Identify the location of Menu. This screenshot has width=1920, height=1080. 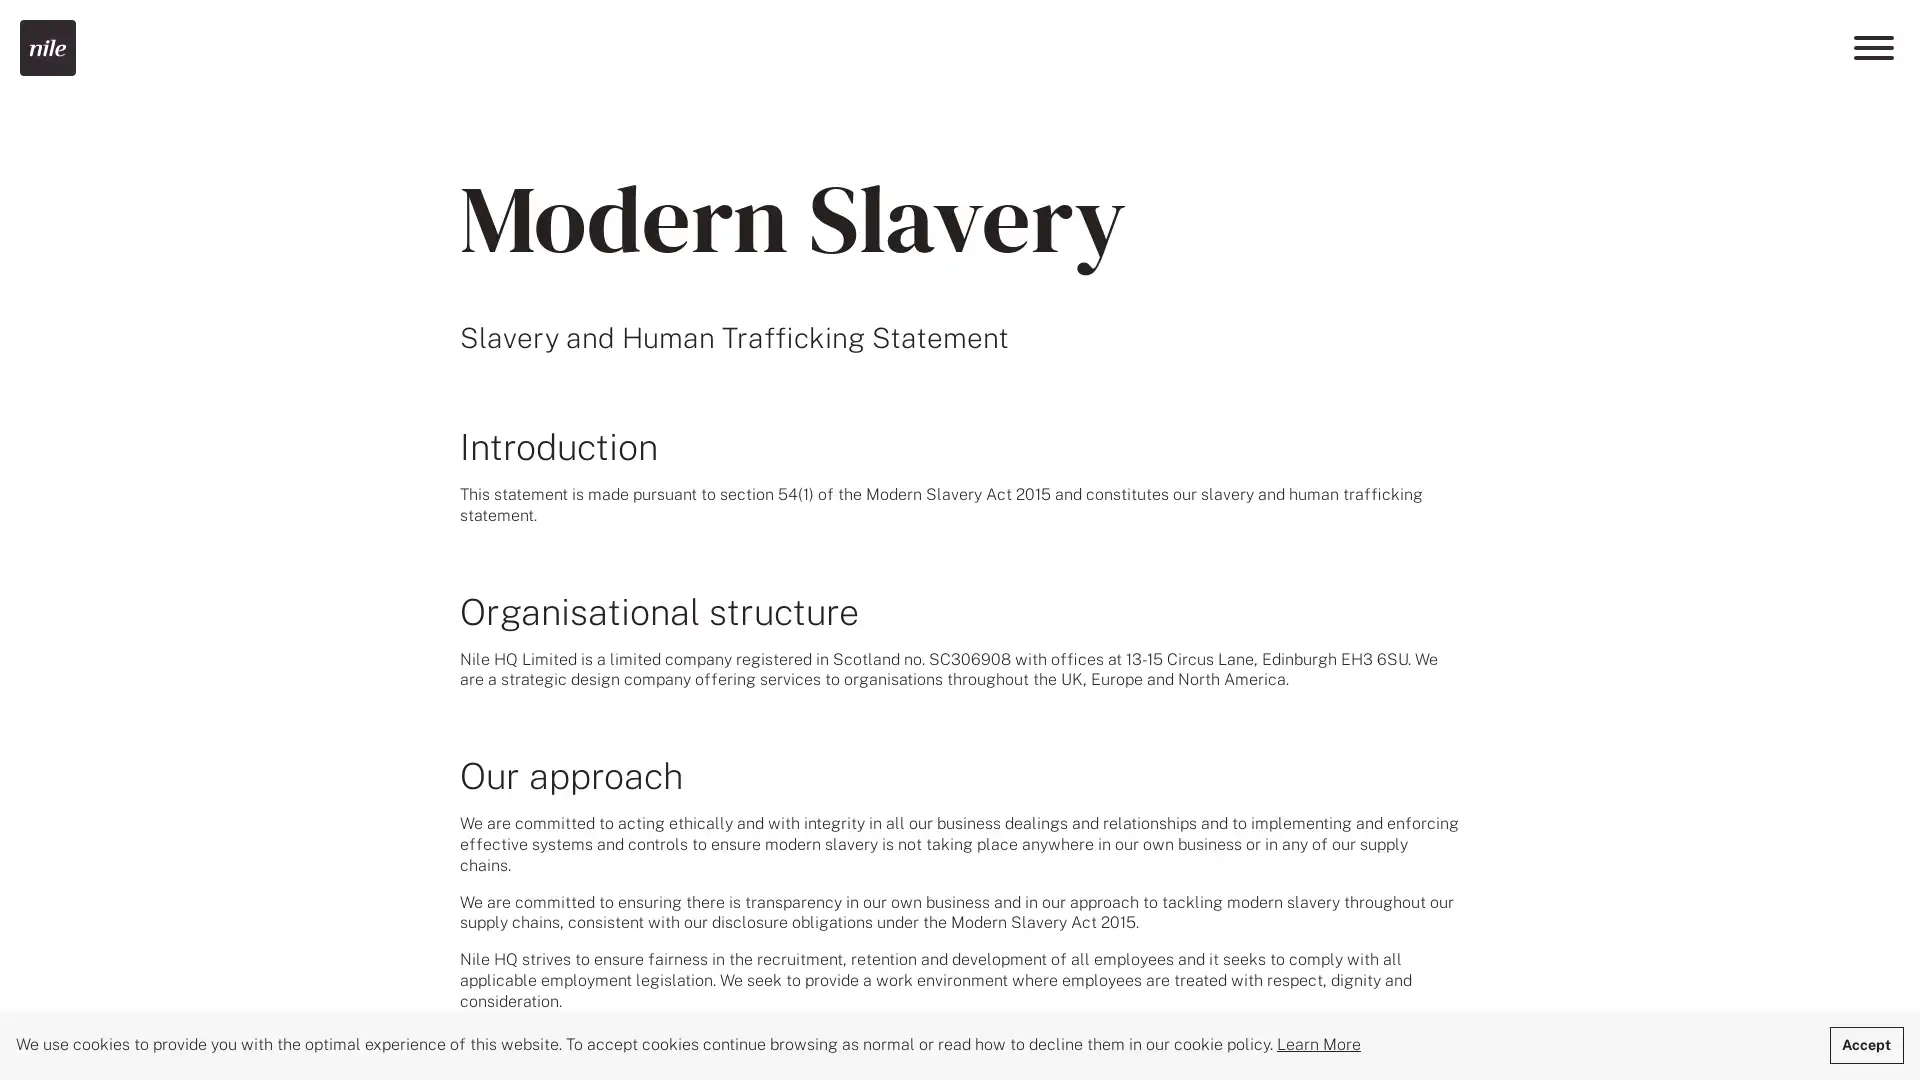
(1872, 46).